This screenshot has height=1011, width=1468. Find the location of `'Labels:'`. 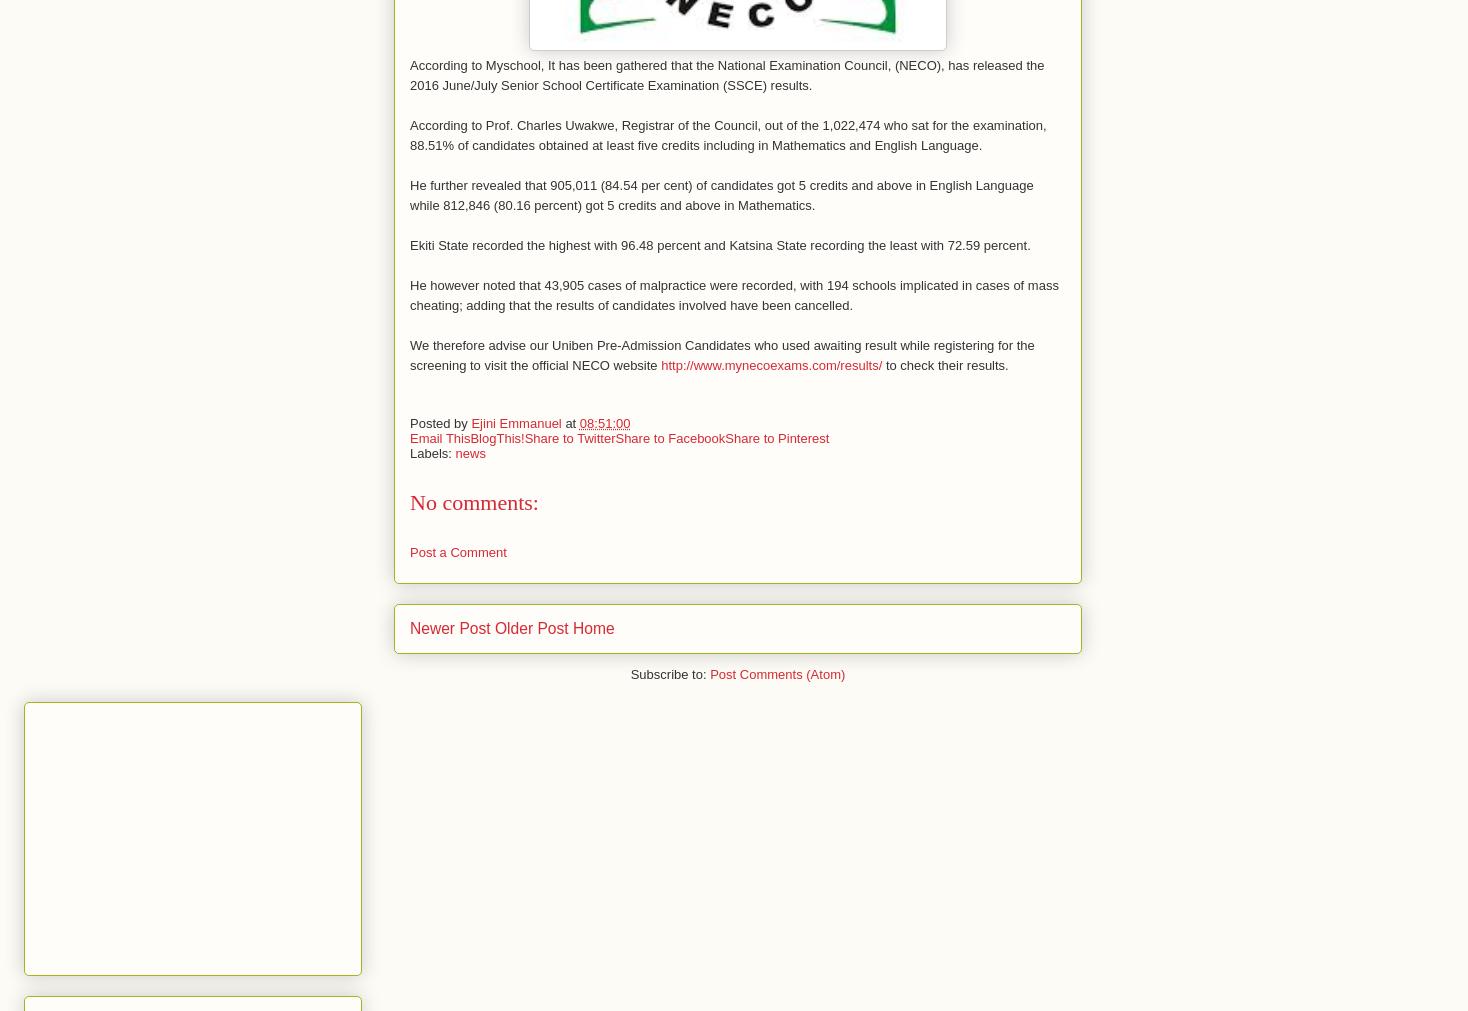

'Labels:' is located at coordinates (432, 451).